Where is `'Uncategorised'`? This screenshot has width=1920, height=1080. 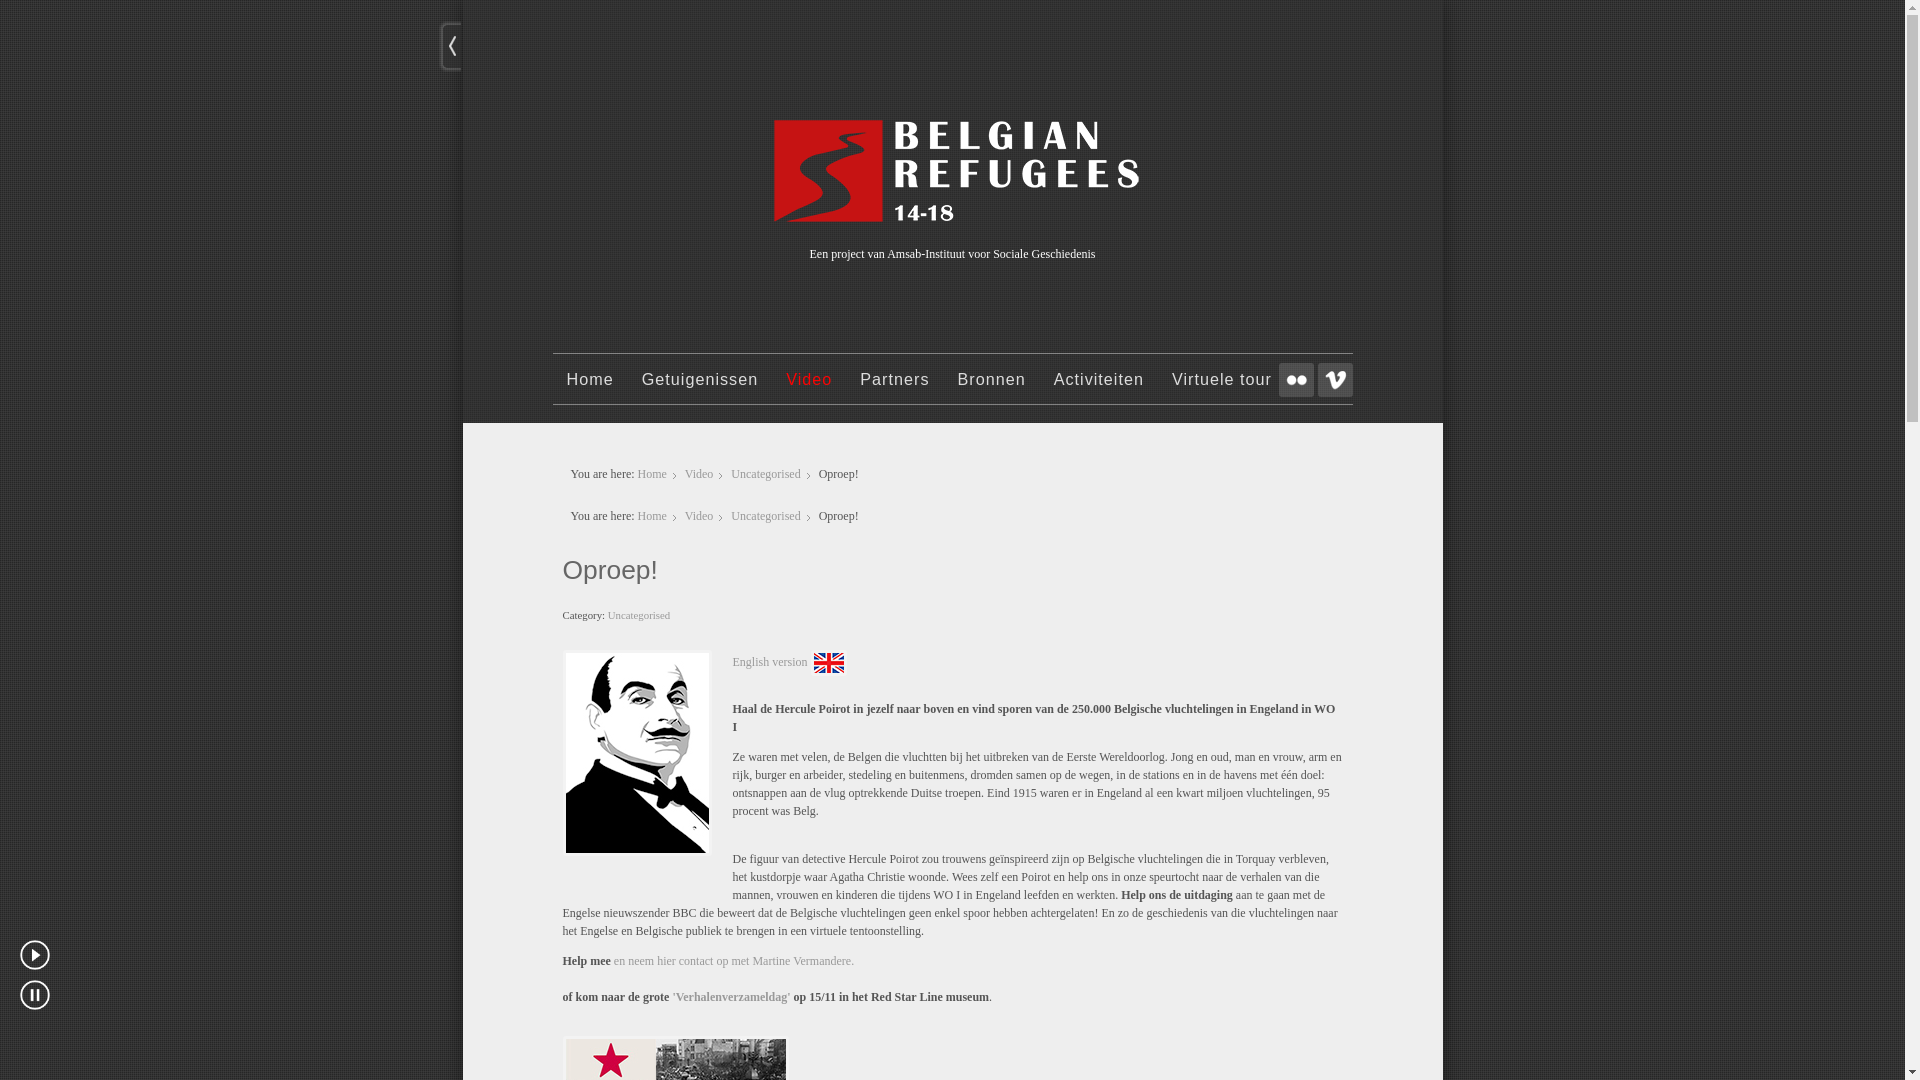 'Uncategorised' is located at coordinates (764, 515).